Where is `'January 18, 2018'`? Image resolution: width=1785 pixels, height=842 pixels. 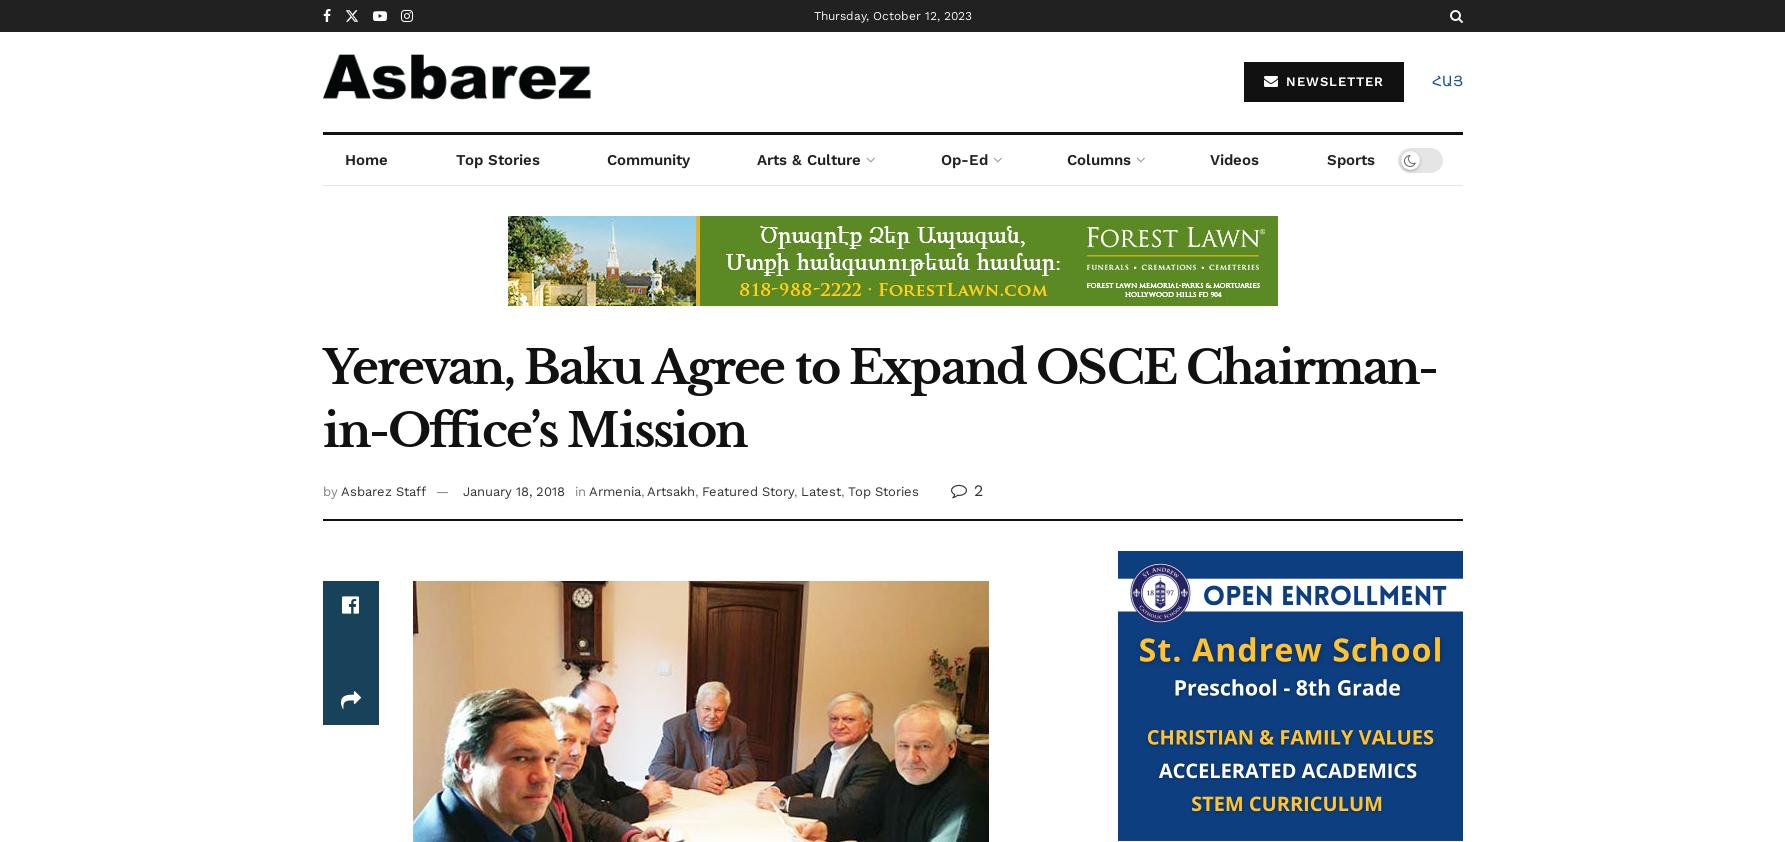
'January 18, 2018' is located at coordinates (513, 490).